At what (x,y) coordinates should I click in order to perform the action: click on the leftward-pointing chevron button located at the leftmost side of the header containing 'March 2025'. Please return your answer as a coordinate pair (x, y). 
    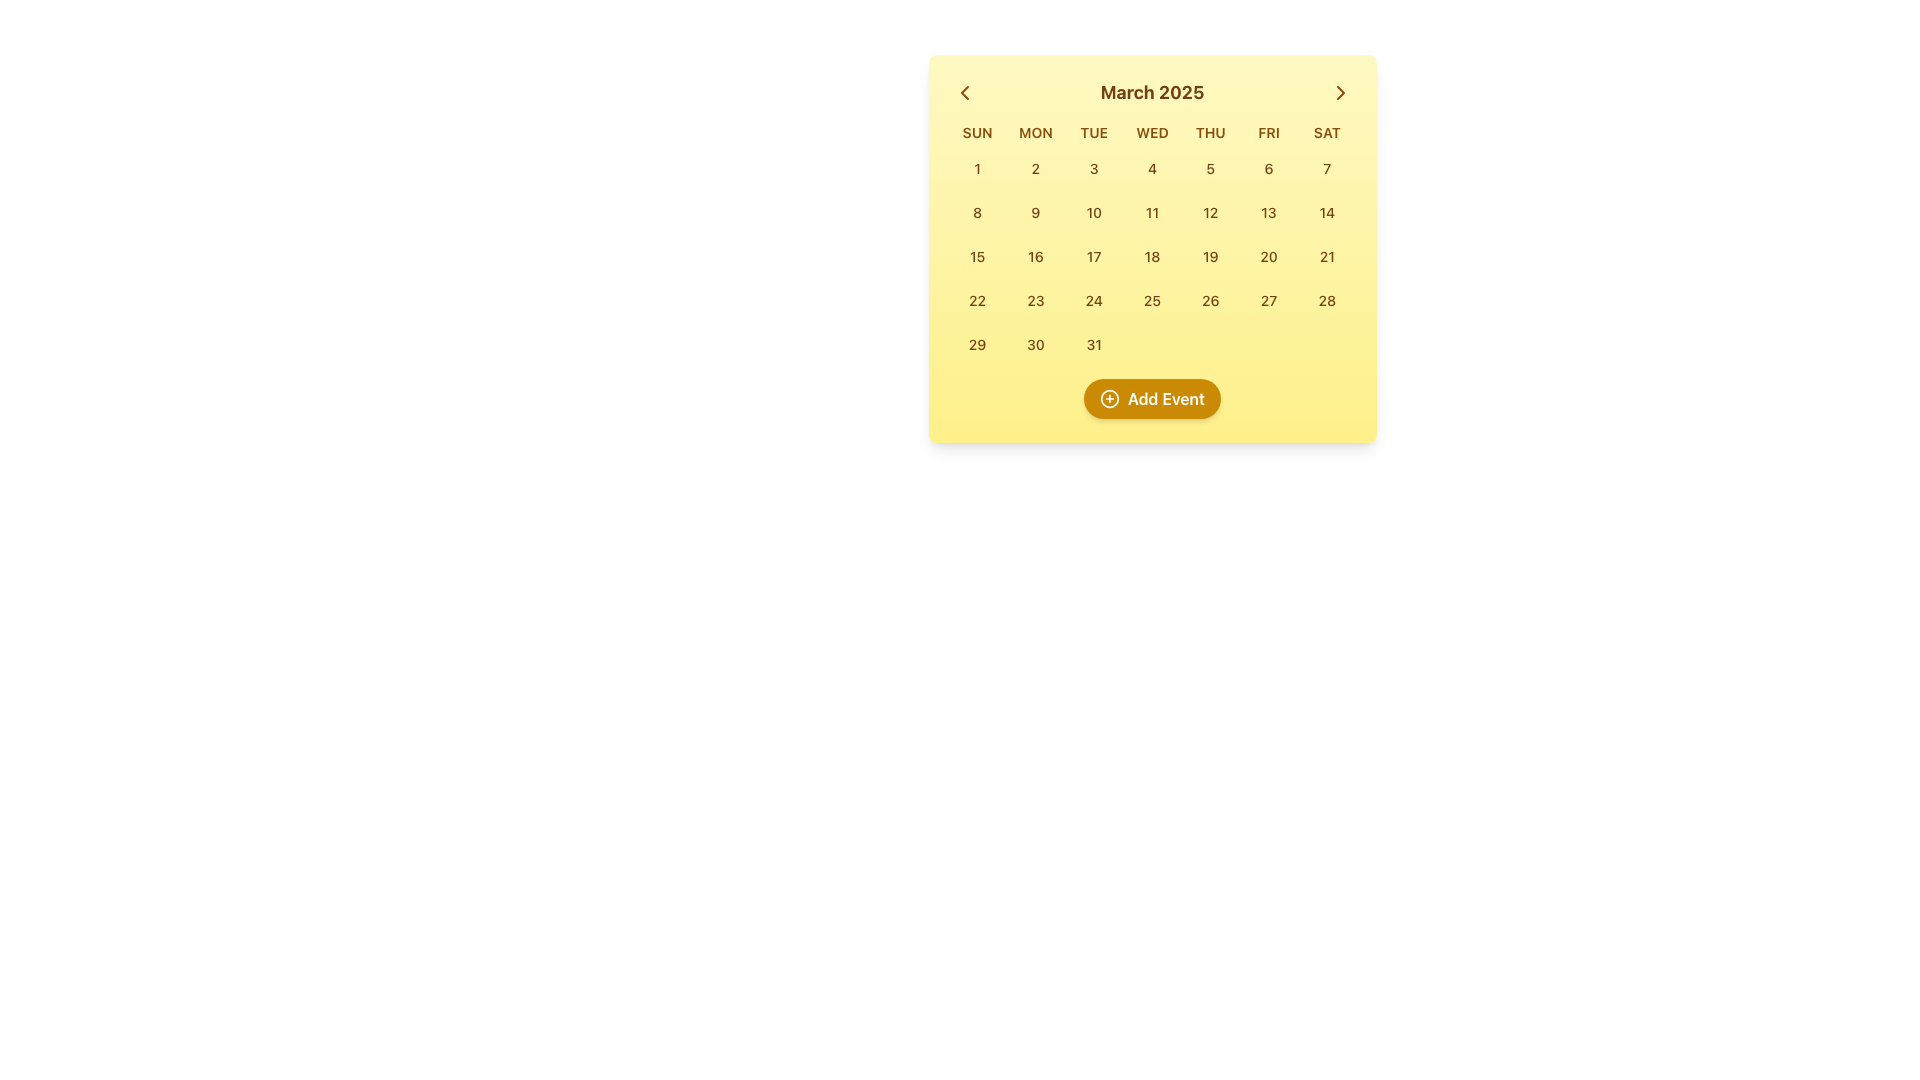
    Looking at the image, I should click on (964, 92).